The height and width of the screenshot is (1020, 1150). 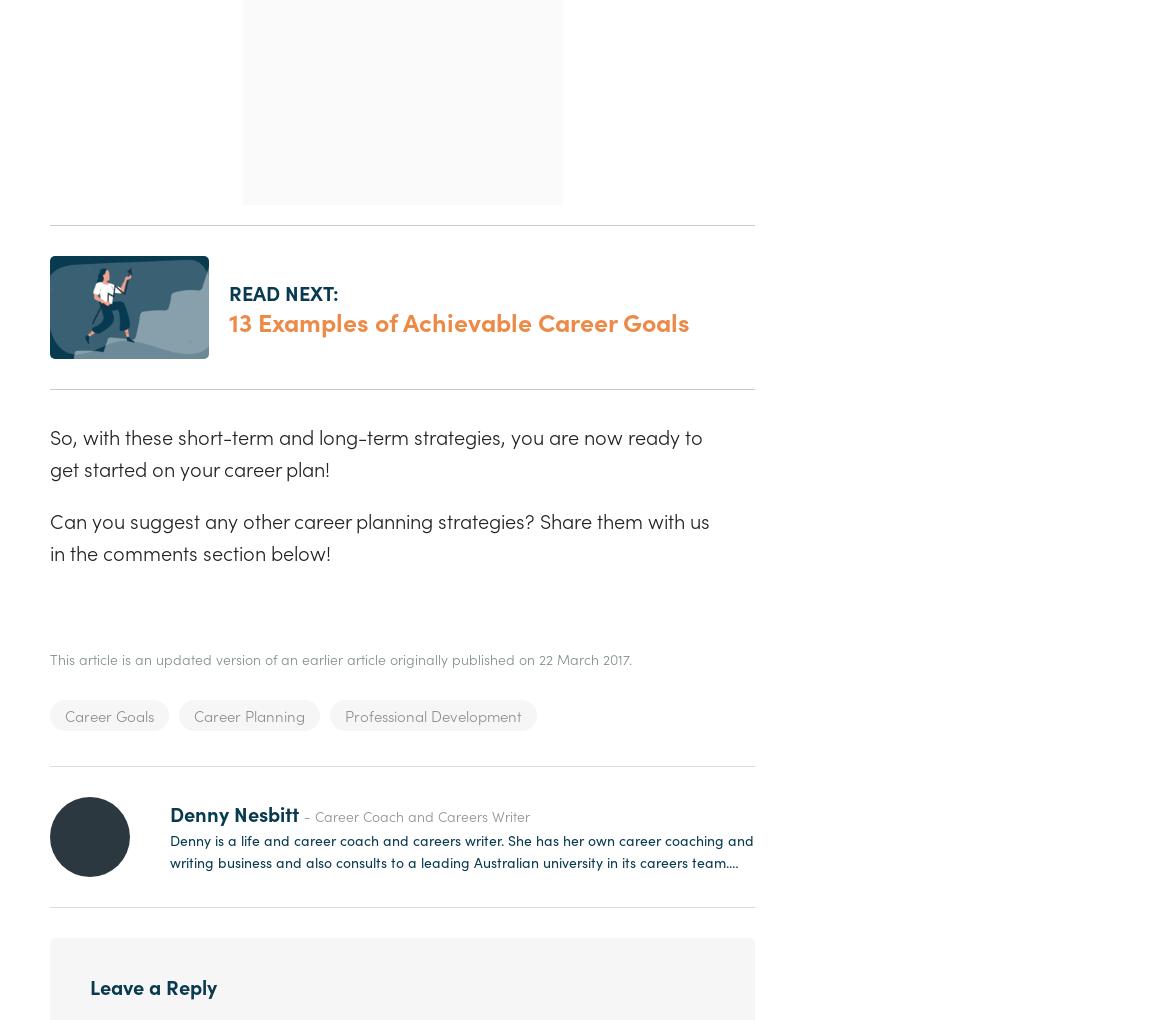 What do you see at coordinates (233, 812) in the screenshot?
I see `'Denny Nesbitt'` at bounding box center [233, 812].